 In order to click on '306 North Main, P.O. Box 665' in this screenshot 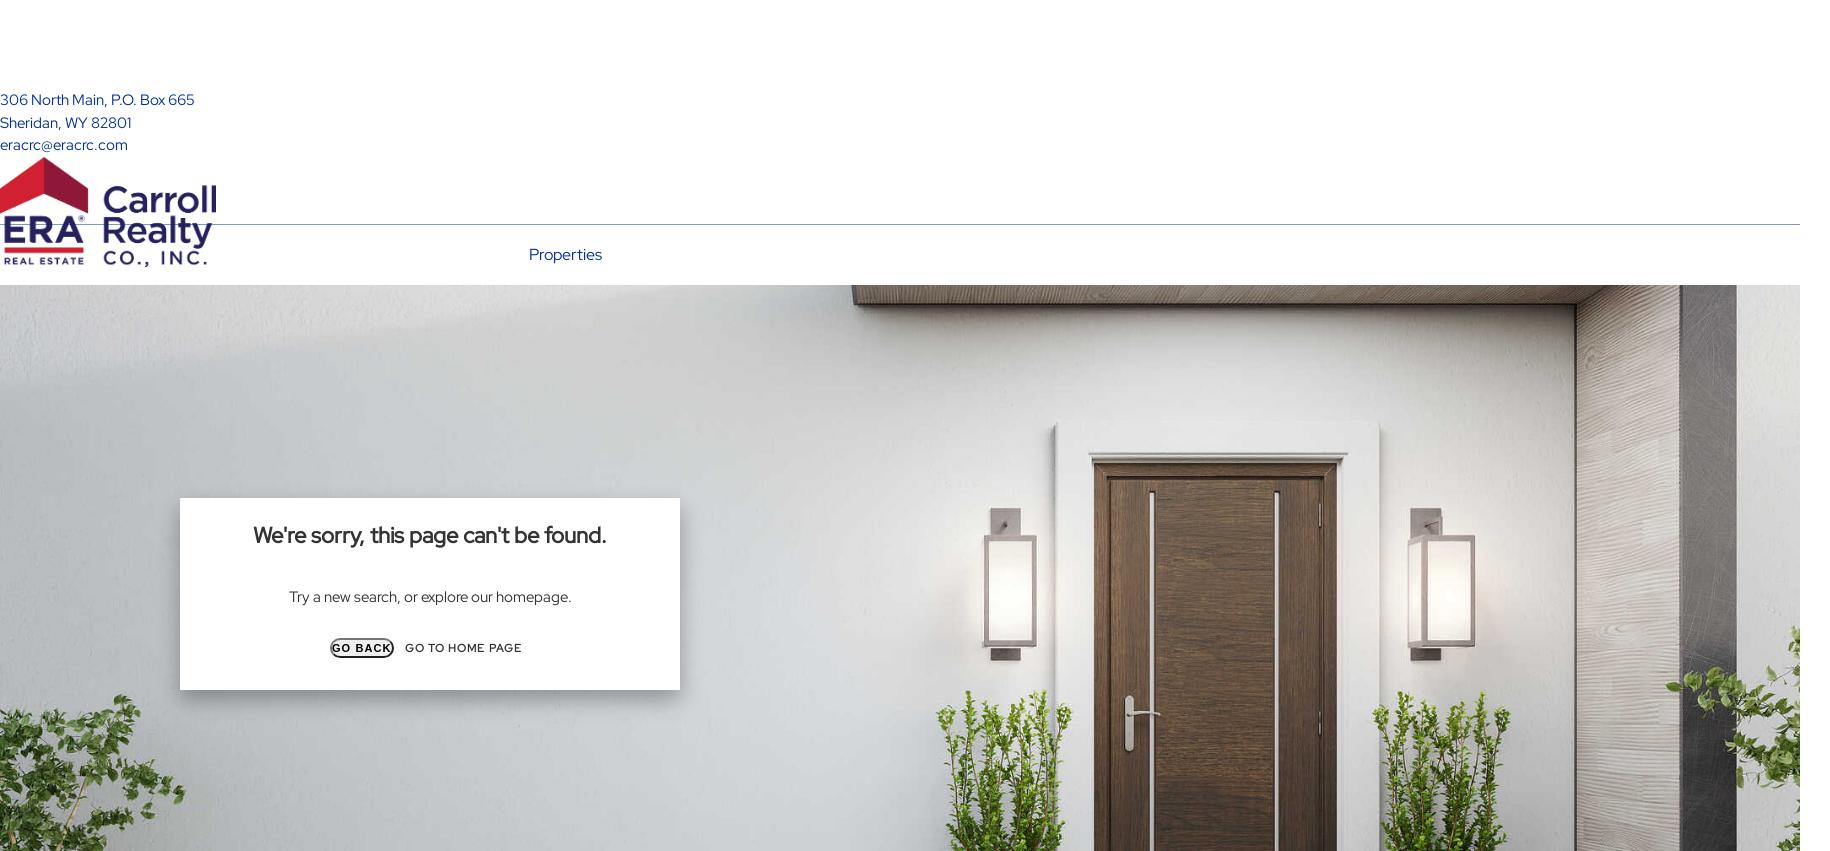, I will do `click(97, 98)`.